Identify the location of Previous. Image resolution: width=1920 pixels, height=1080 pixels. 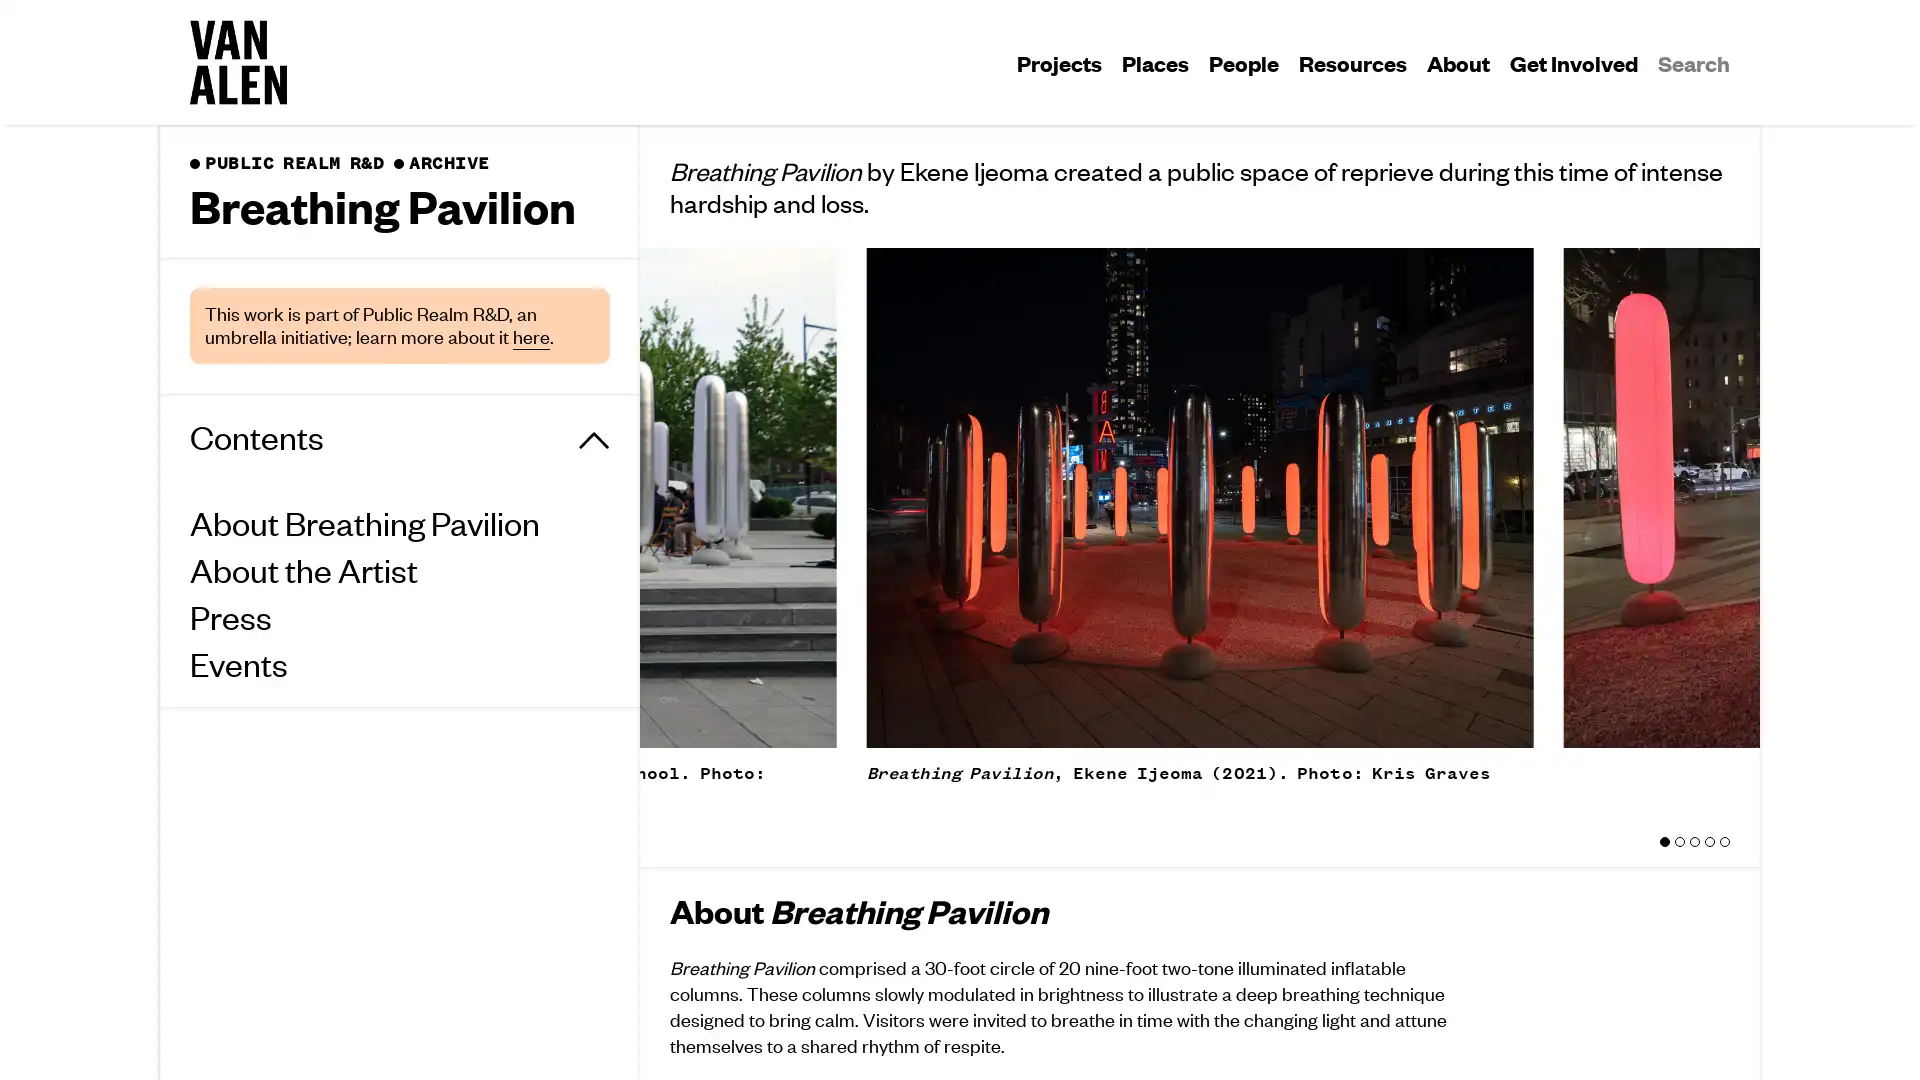
(610, 541).